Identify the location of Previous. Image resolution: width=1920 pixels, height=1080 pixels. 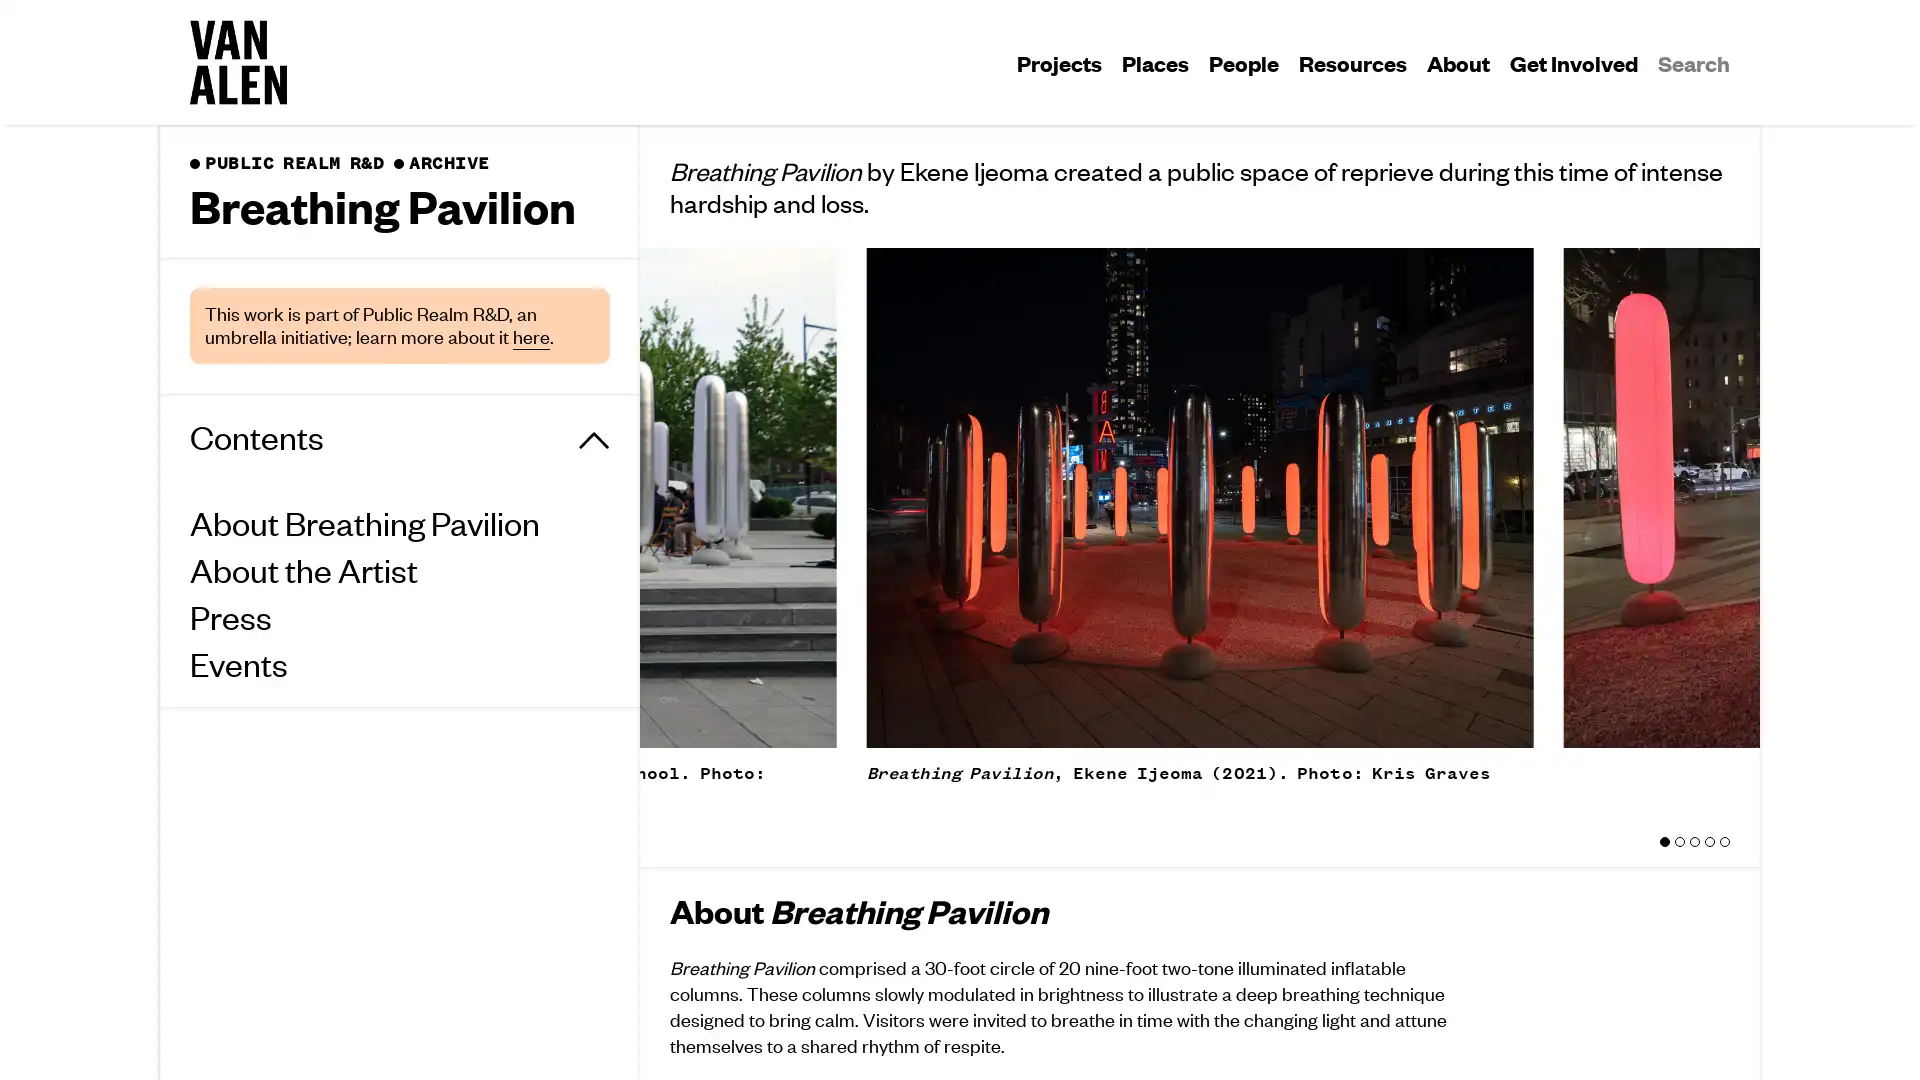
(610, 541).